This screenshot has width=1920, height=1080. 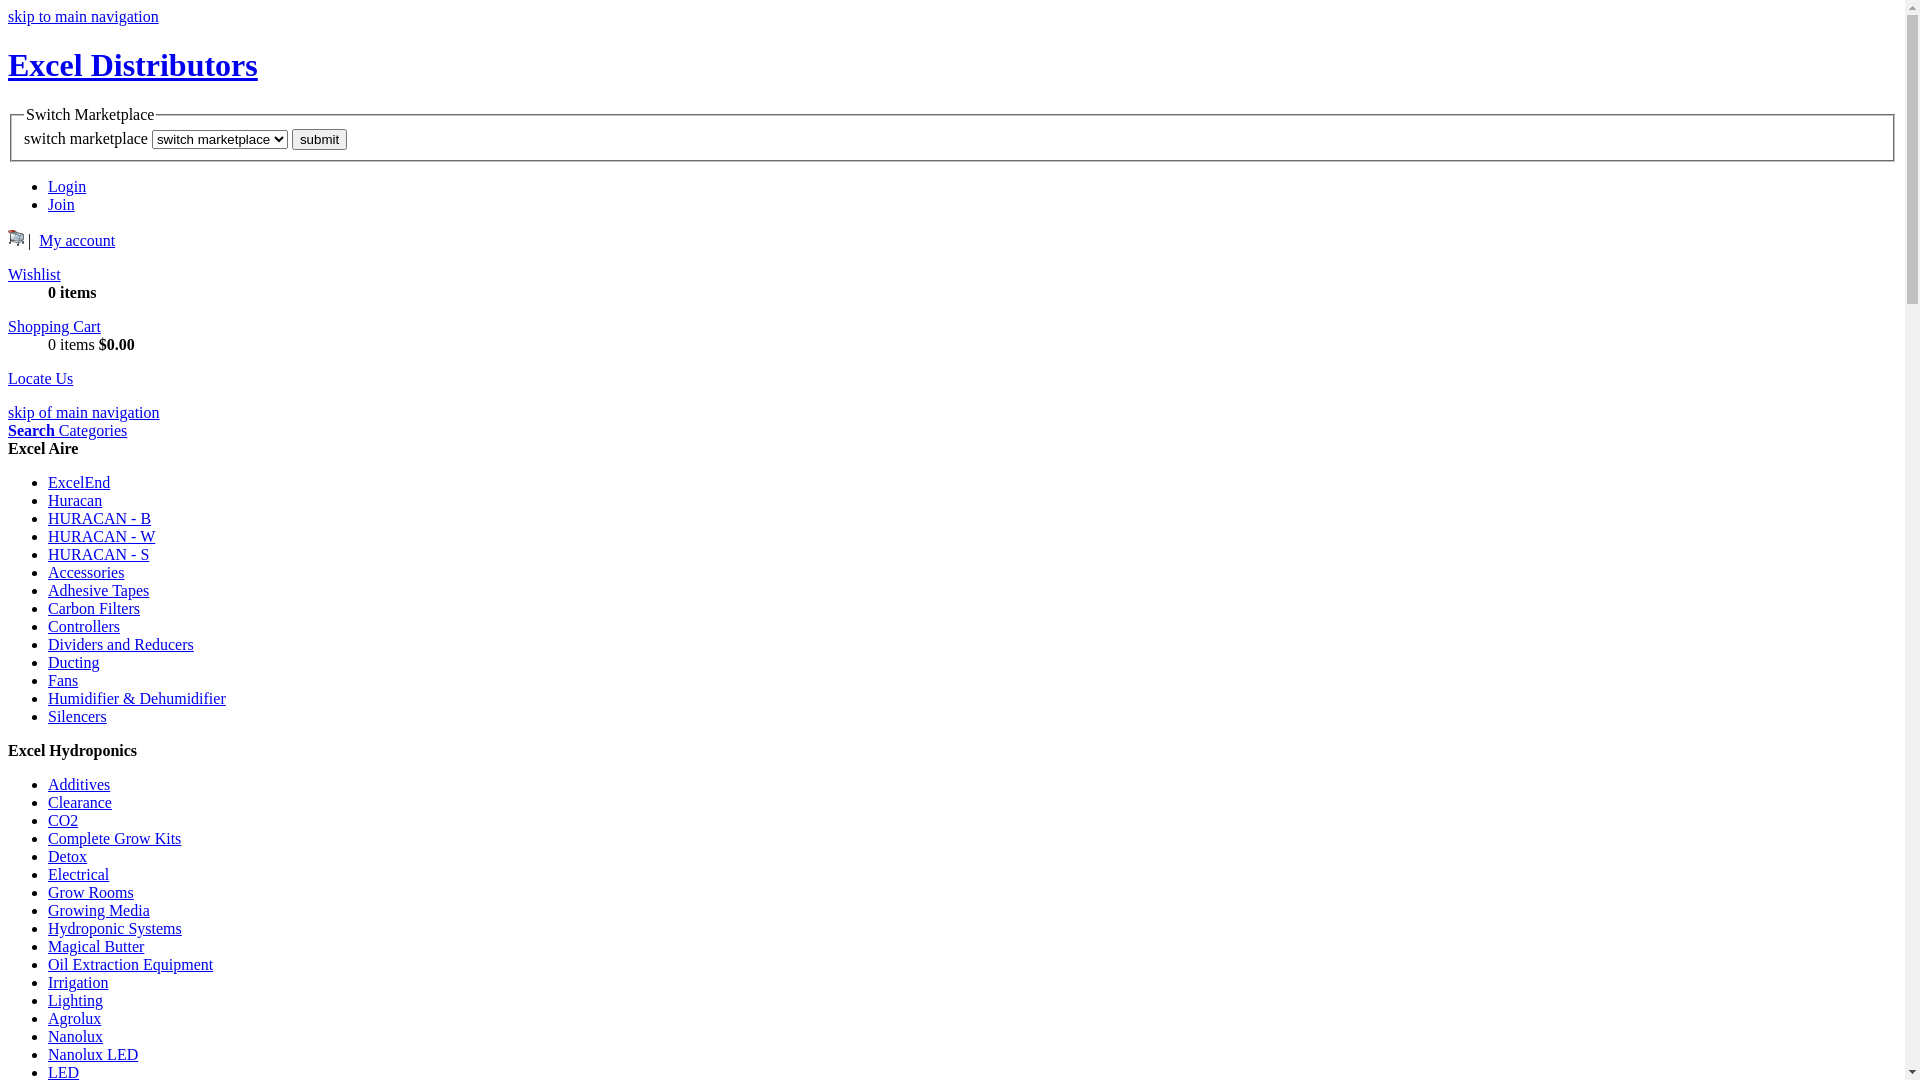 I want to click on 'Dividers and Reducers', so click(x=48, y=644).